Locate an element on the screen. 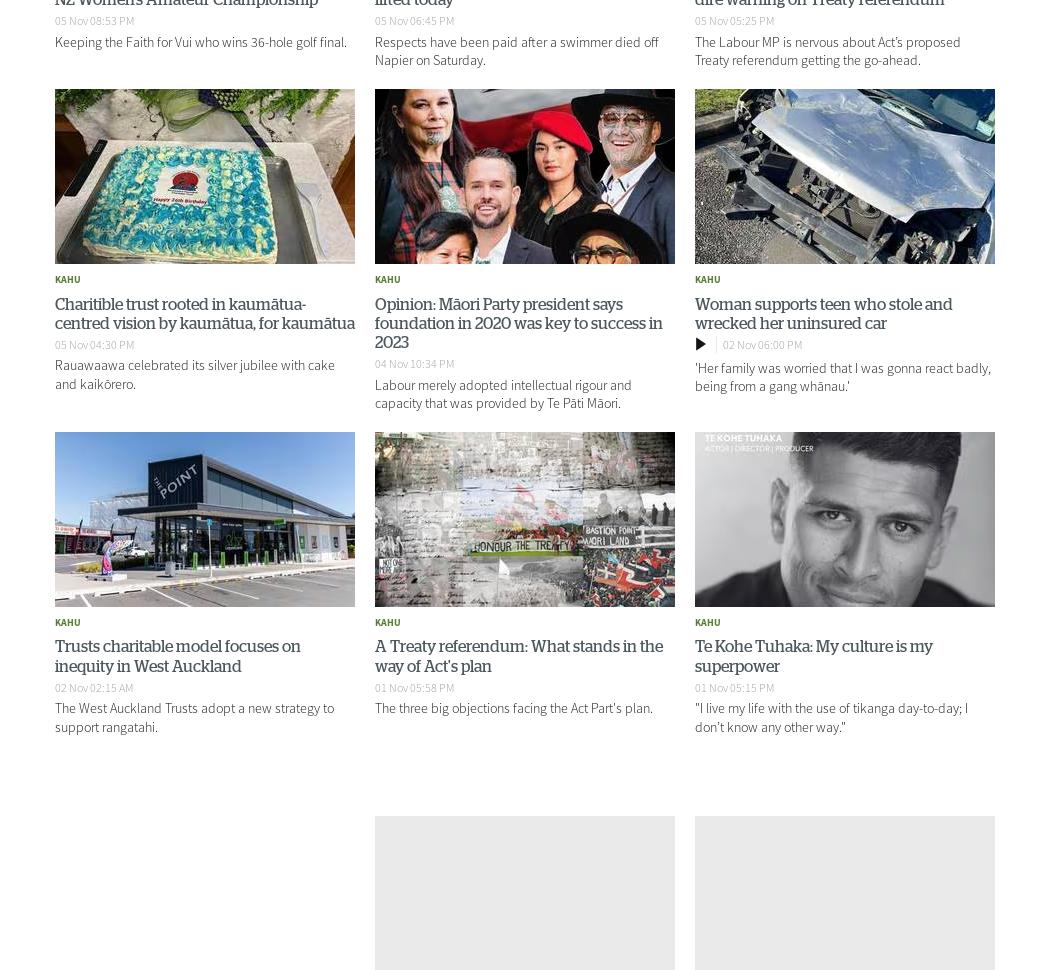 This screenshot has width=1050, height=970. '04 Nov 10:34 PM' is located at coordinates (412, 362).